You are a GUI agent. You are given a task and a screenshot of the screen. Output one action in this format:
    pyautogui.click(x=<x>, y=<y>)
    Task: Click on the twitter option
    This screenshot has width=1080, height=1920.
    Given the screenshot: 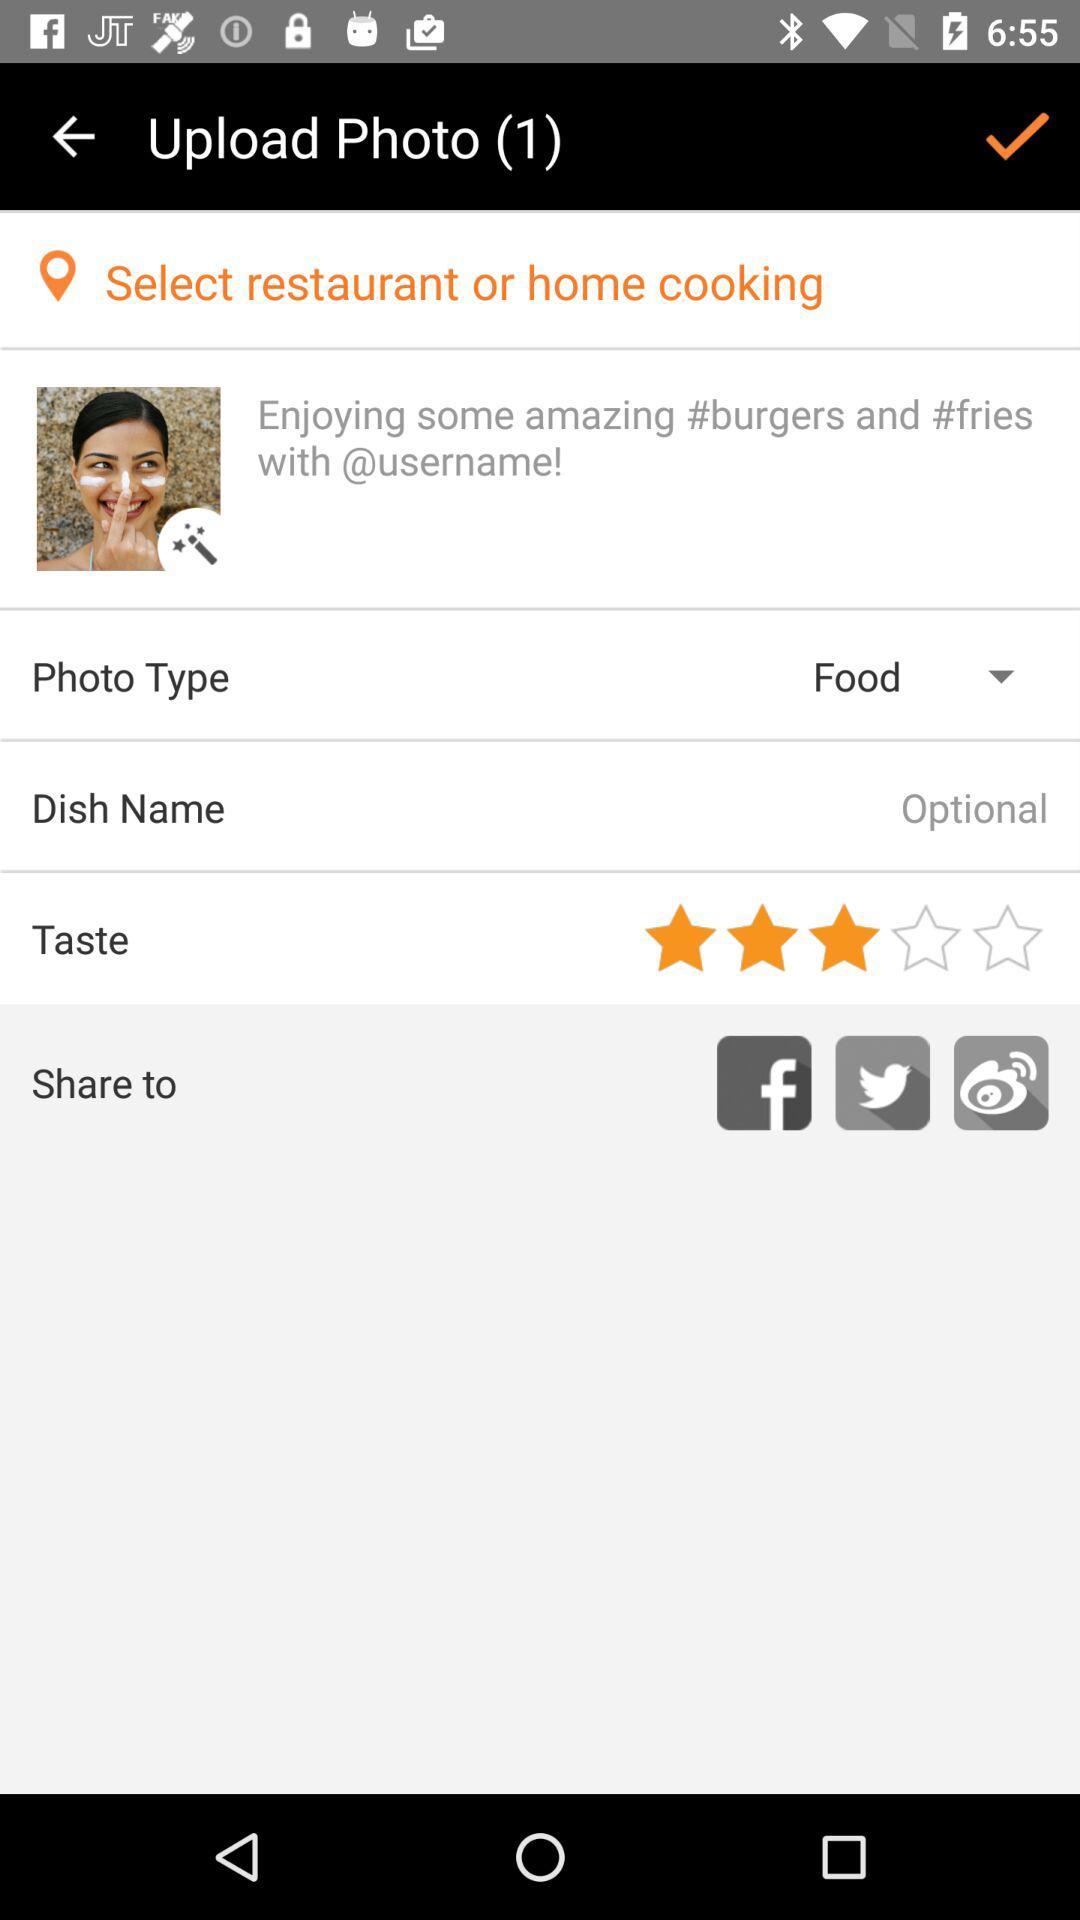 What is the action you would take?
    pyautogui.click(x=881, y=1082)
    